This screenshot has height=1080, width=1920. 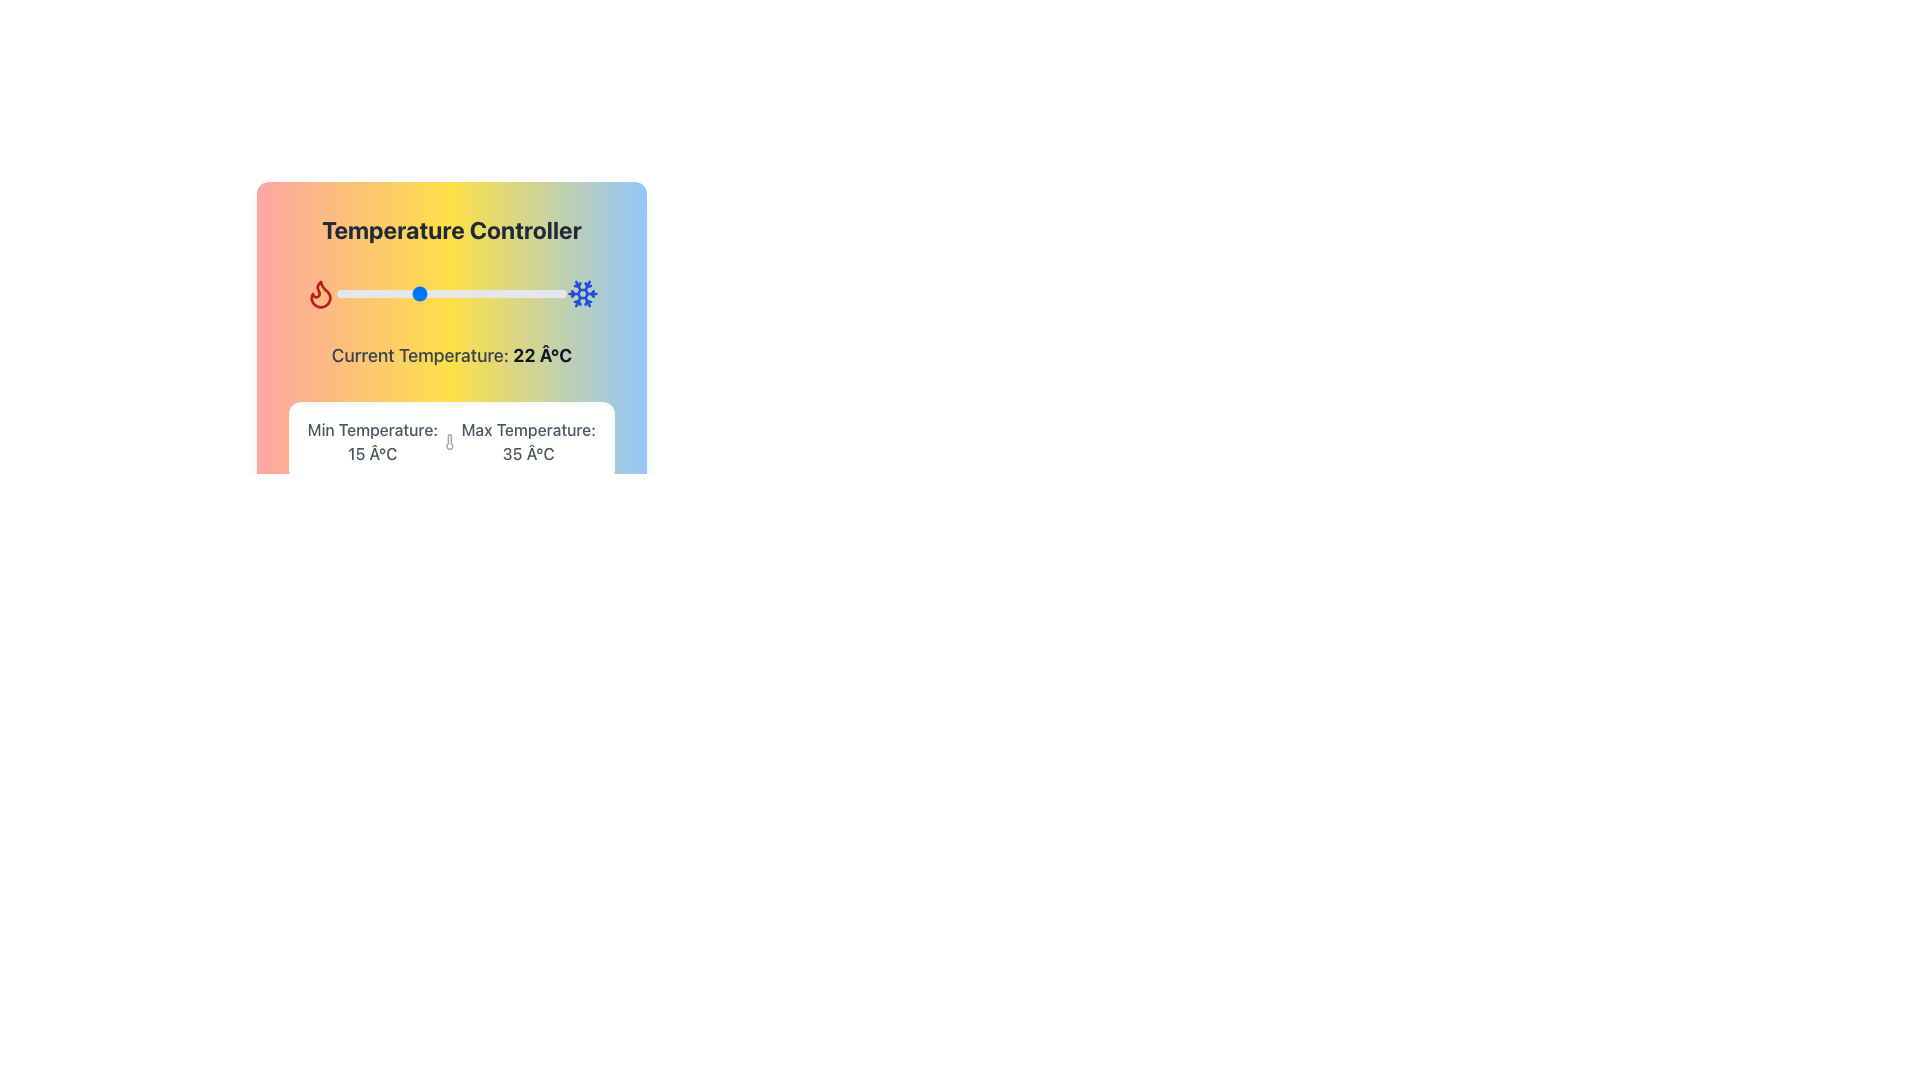 I want to click on the temperature icon located between the 'Min Temperature: 15 Â°C' and 'Max Temperature: 35 Â°C' text labels, so click(x=448, y=441).